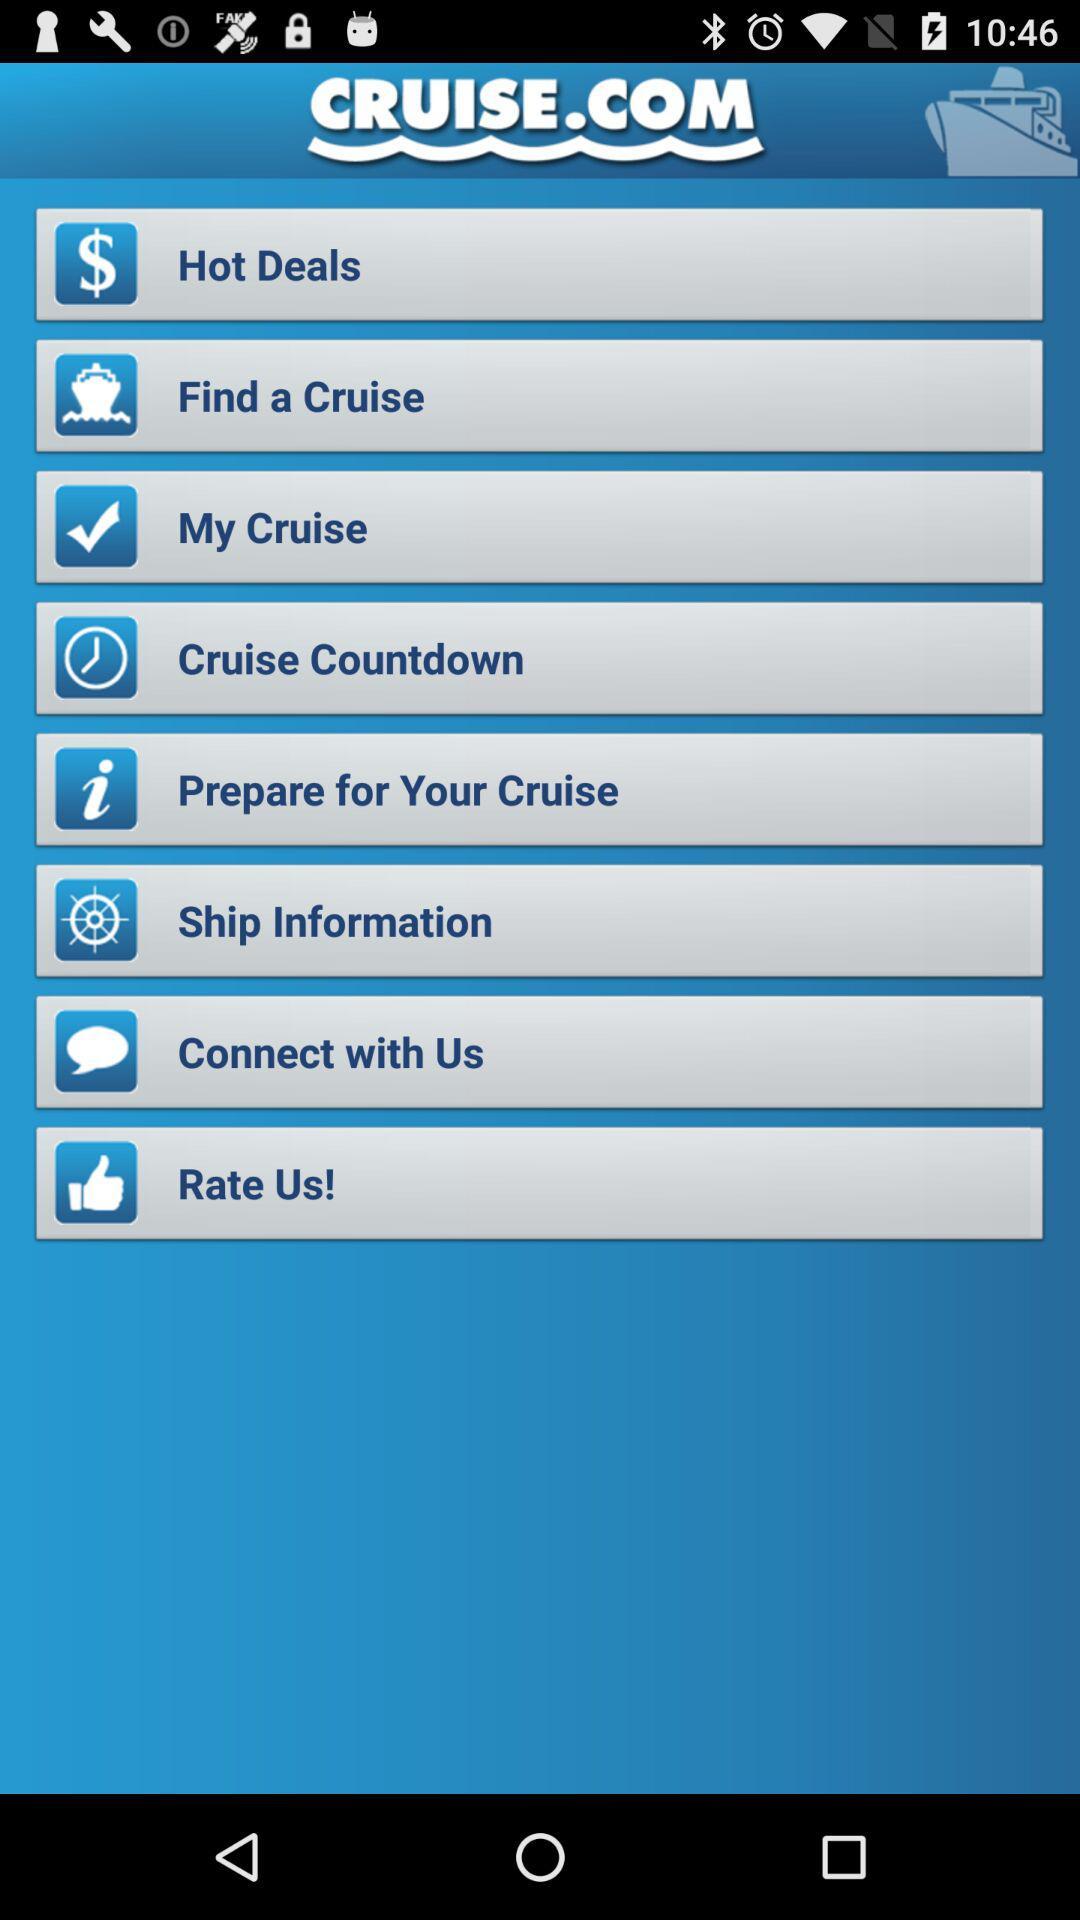 The height and width of the screenshot is (1920, 1080). What do you see at coordinates (540, 925) in the screenshot?
I see `the button above the connect with us button` at bounding box center [540, 925].